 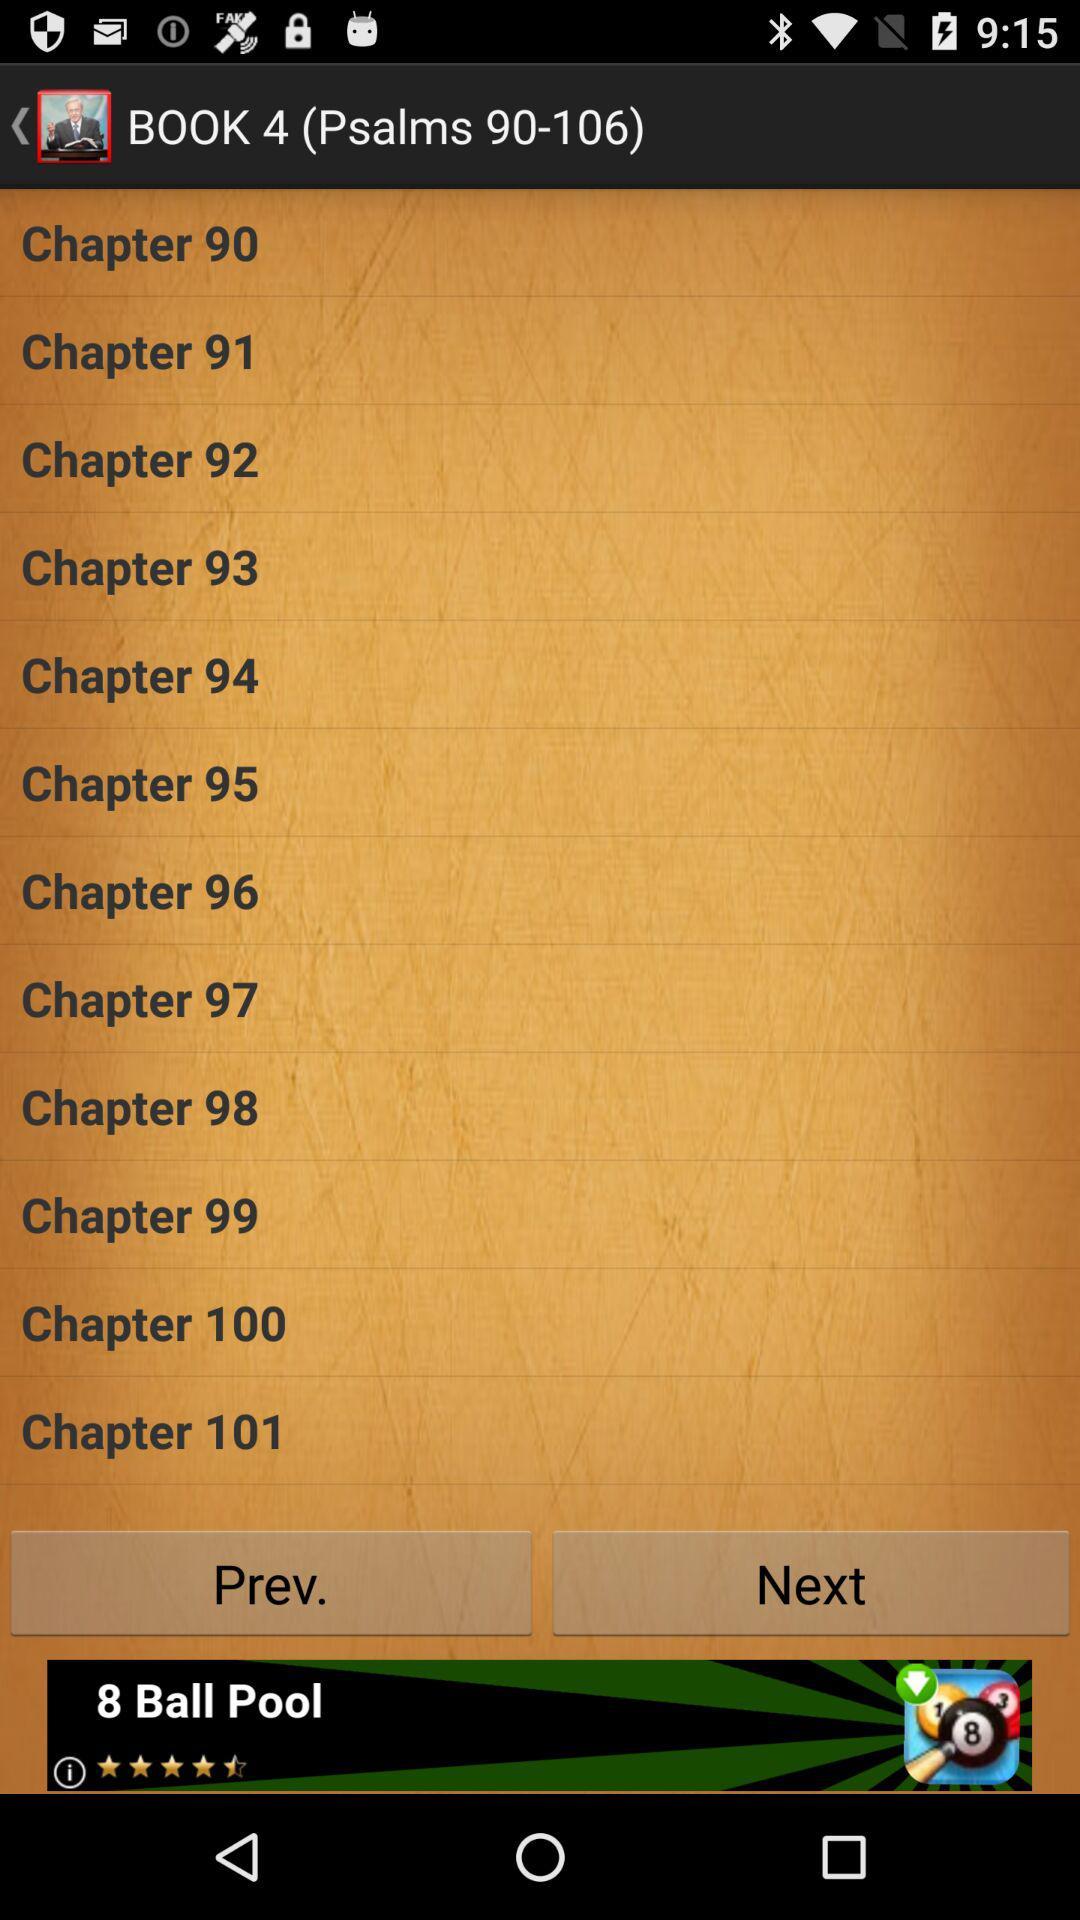 What do you see at coordinates (538, 1724) in the screenshot?
I see `click the advertisement` at bounding box center [538, 1724].